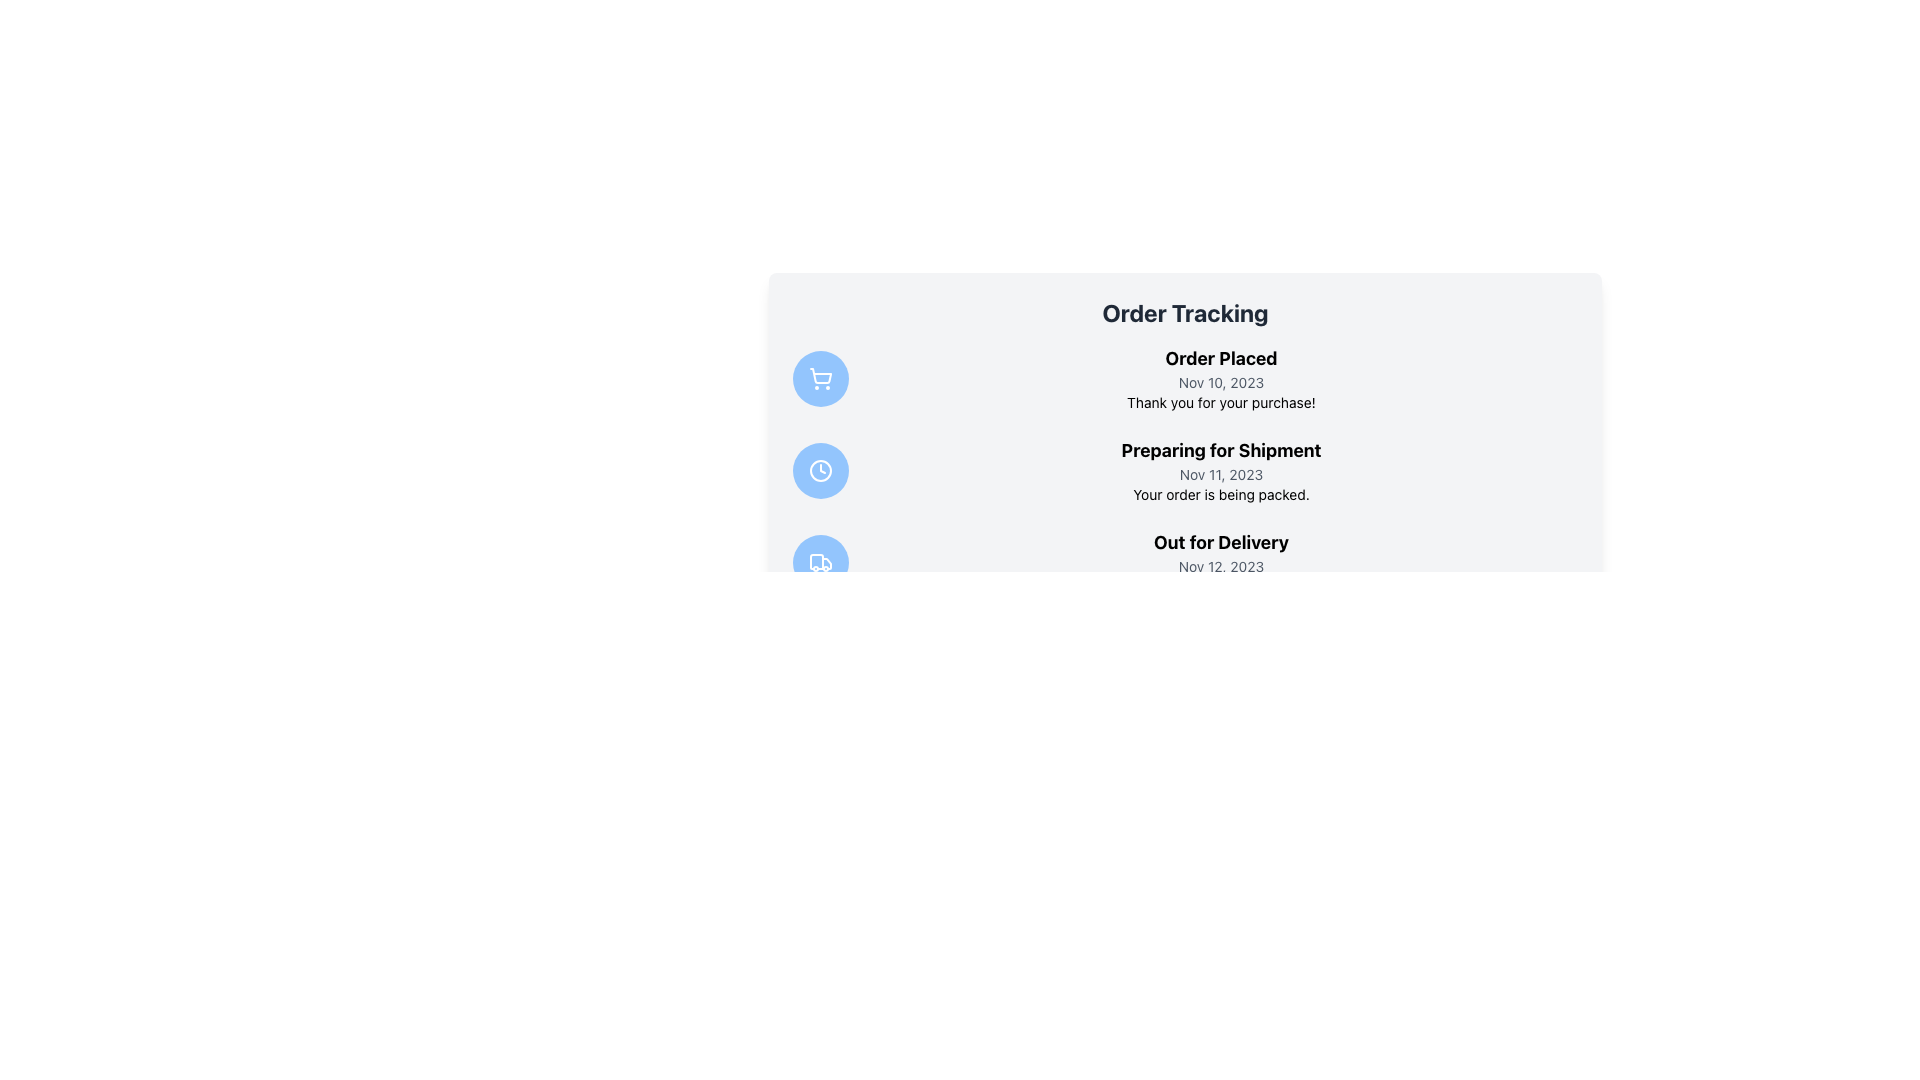  Describe the element at coordinates (1220, 494) in the screenshot. I see `the text label that indicates the progress of the delivery process, specifically stating that the order is currently being packed, located to the right of the respective icon` at that location.